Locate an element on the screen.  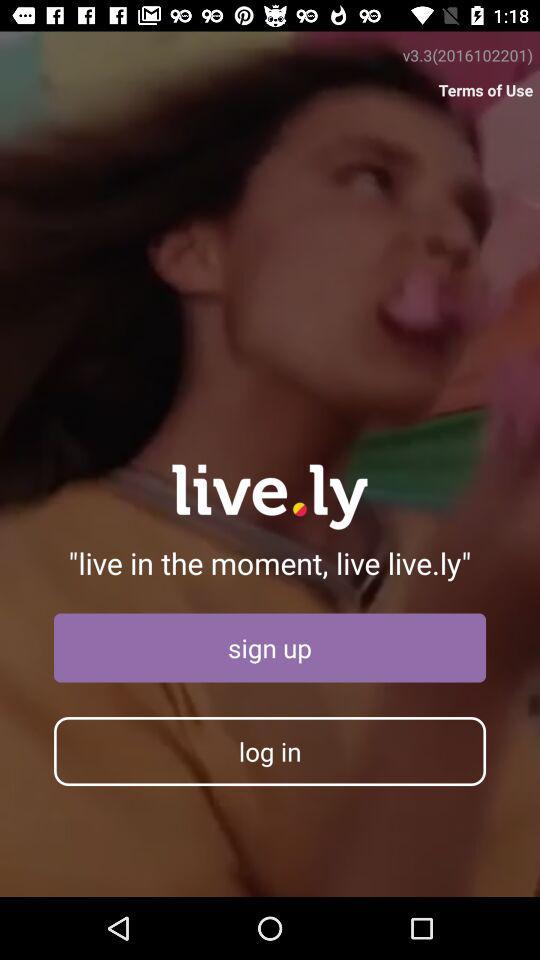
item above log in app is located at coordinates (270, 647).